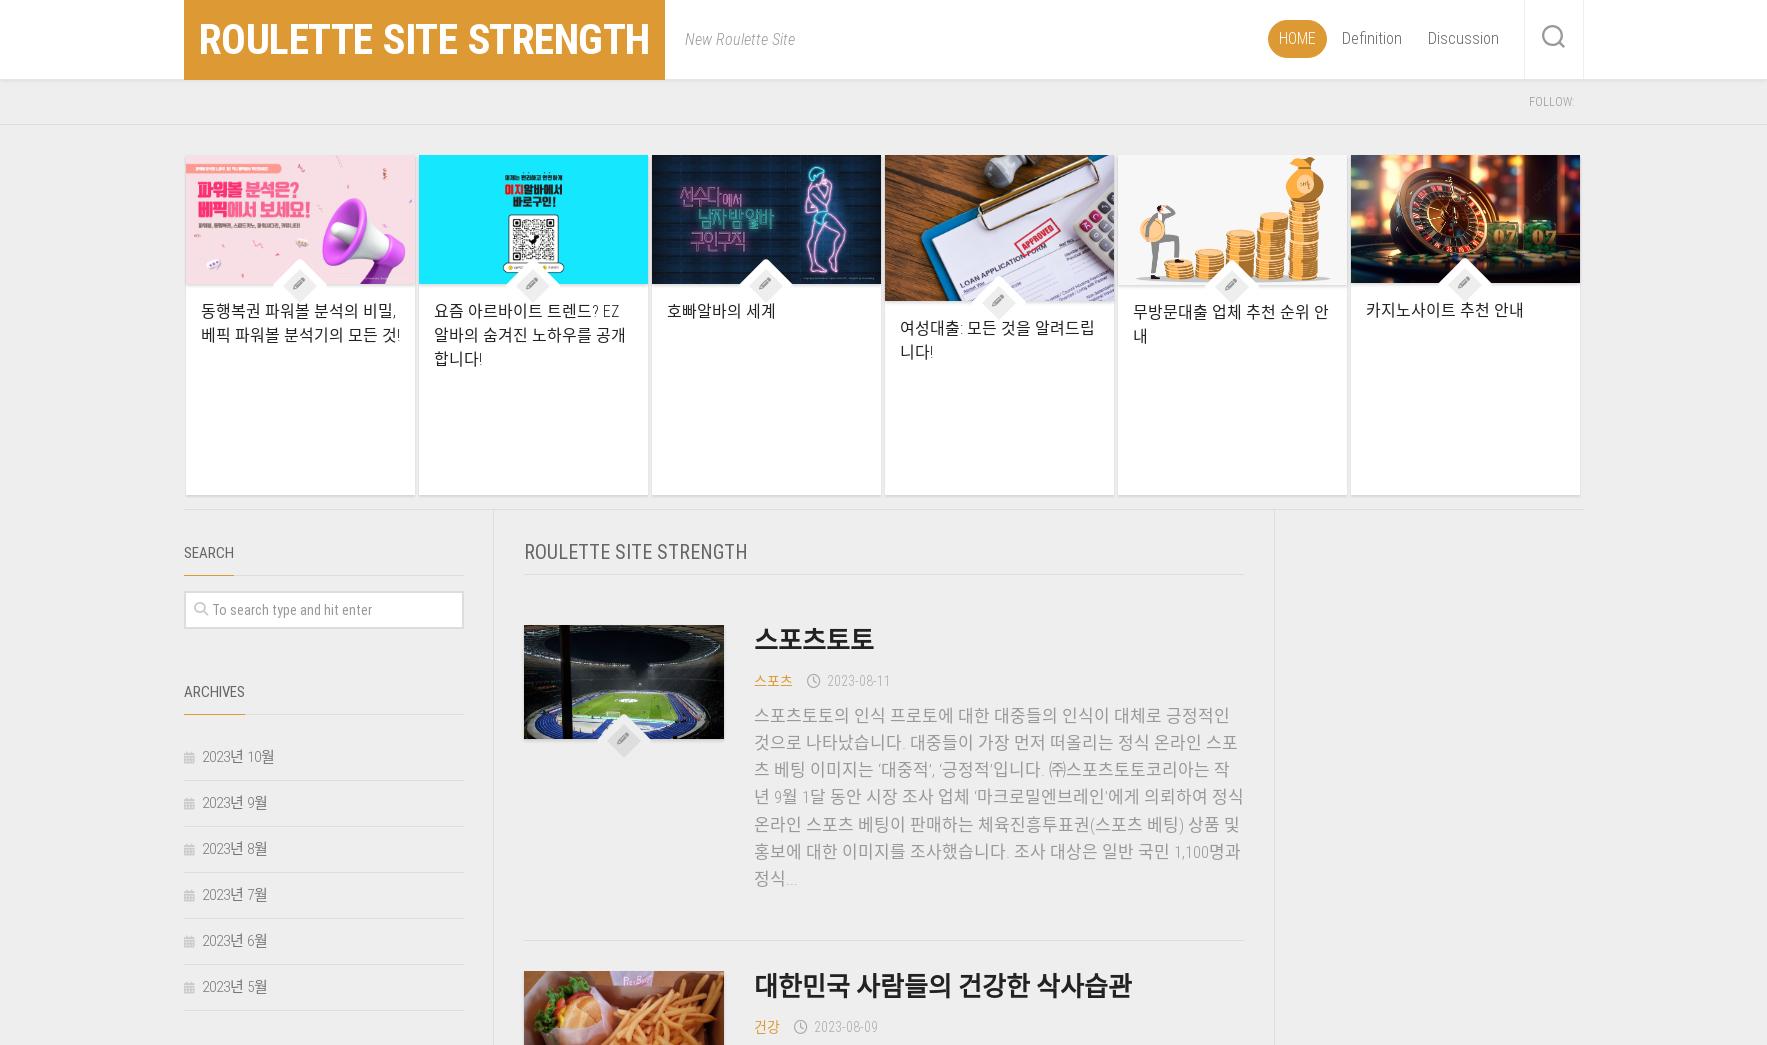 The height and width of the screenshot is (1045, 1767). What do you see at coordinates (200, 986) in the screenshot?
I see `'2023년 5월'` at bounding box center [200, 986].